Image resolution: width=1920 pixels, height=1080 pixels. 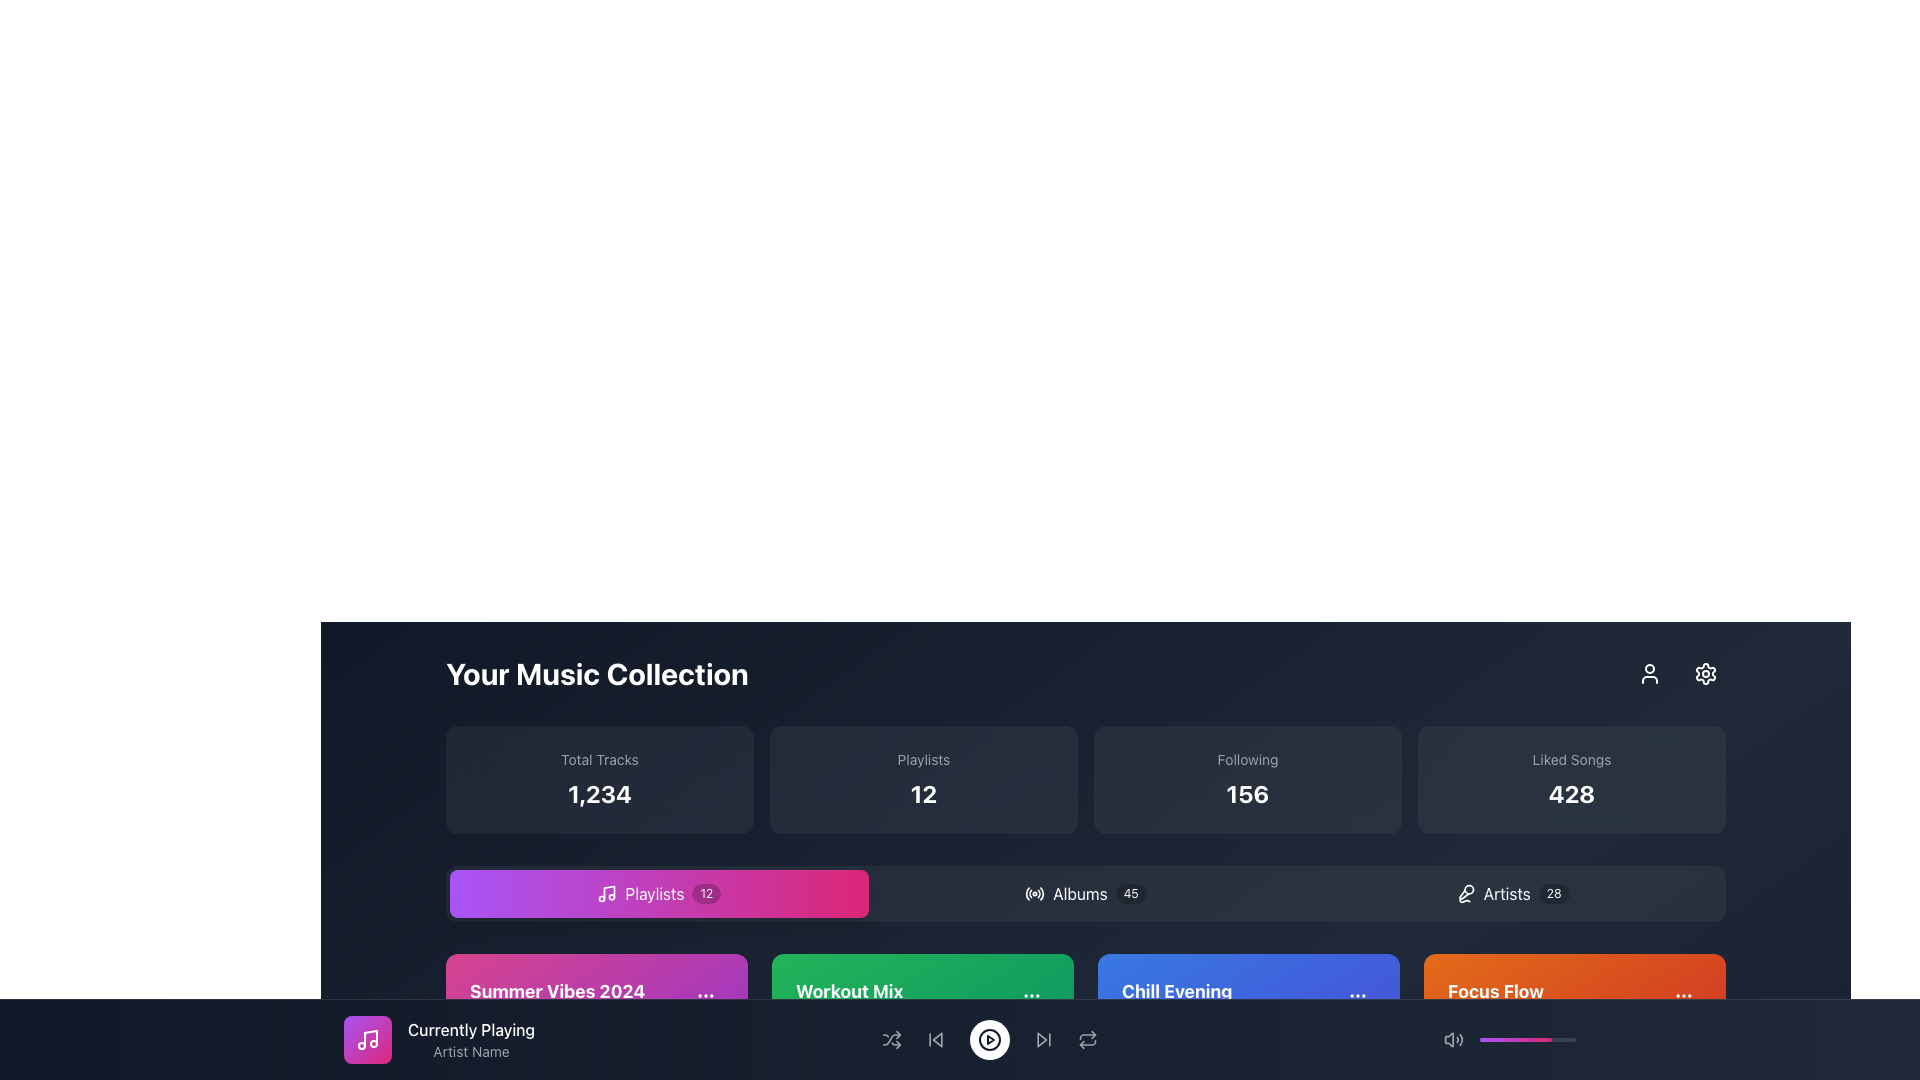 What do you see at coordinates (1032, 995) in the screenshot?
I see `the center small circle of the vertical ellipsis icon` at bounding box center [1032, 995].